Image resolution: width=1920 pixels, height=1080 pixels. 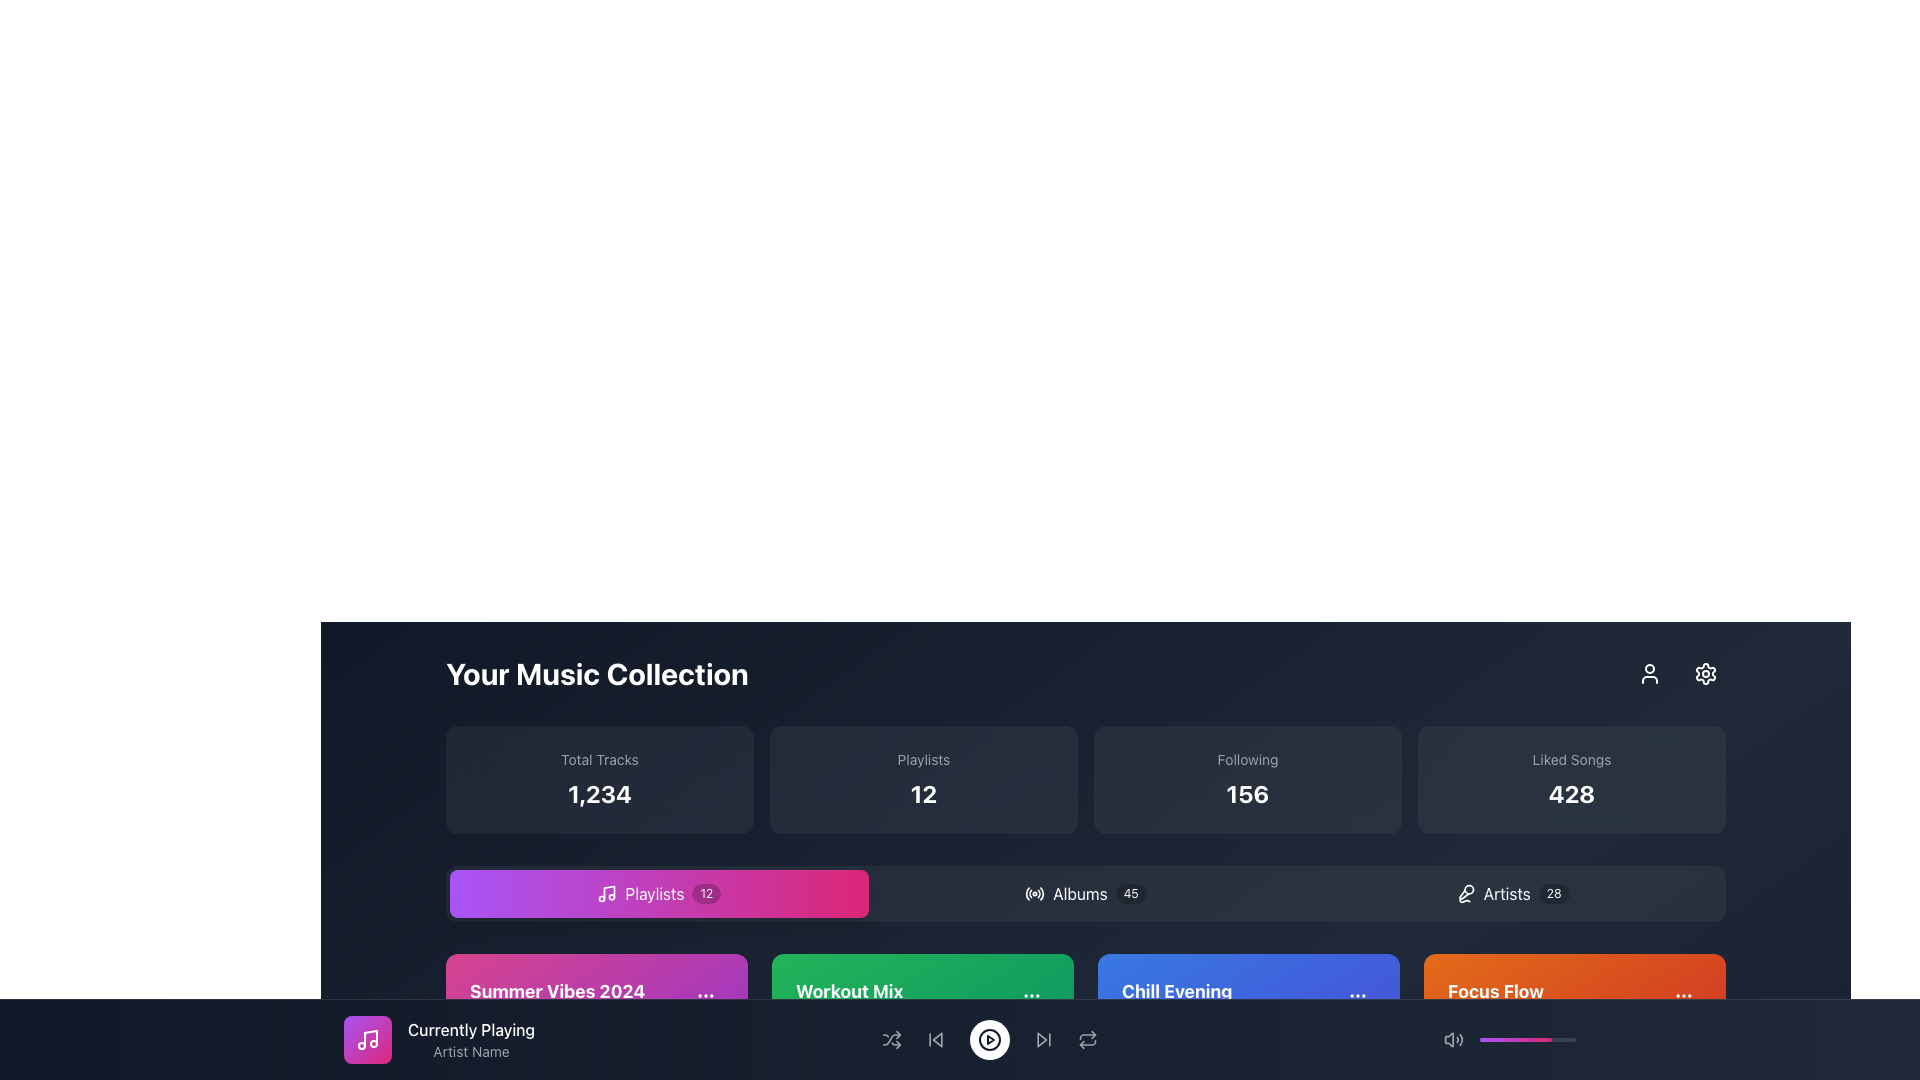 What do you see at coordinates (1032, 995) in the screenshot?
I see `the center small circle of the vertical ellipsis icon` at bounding box center [1032, 995].